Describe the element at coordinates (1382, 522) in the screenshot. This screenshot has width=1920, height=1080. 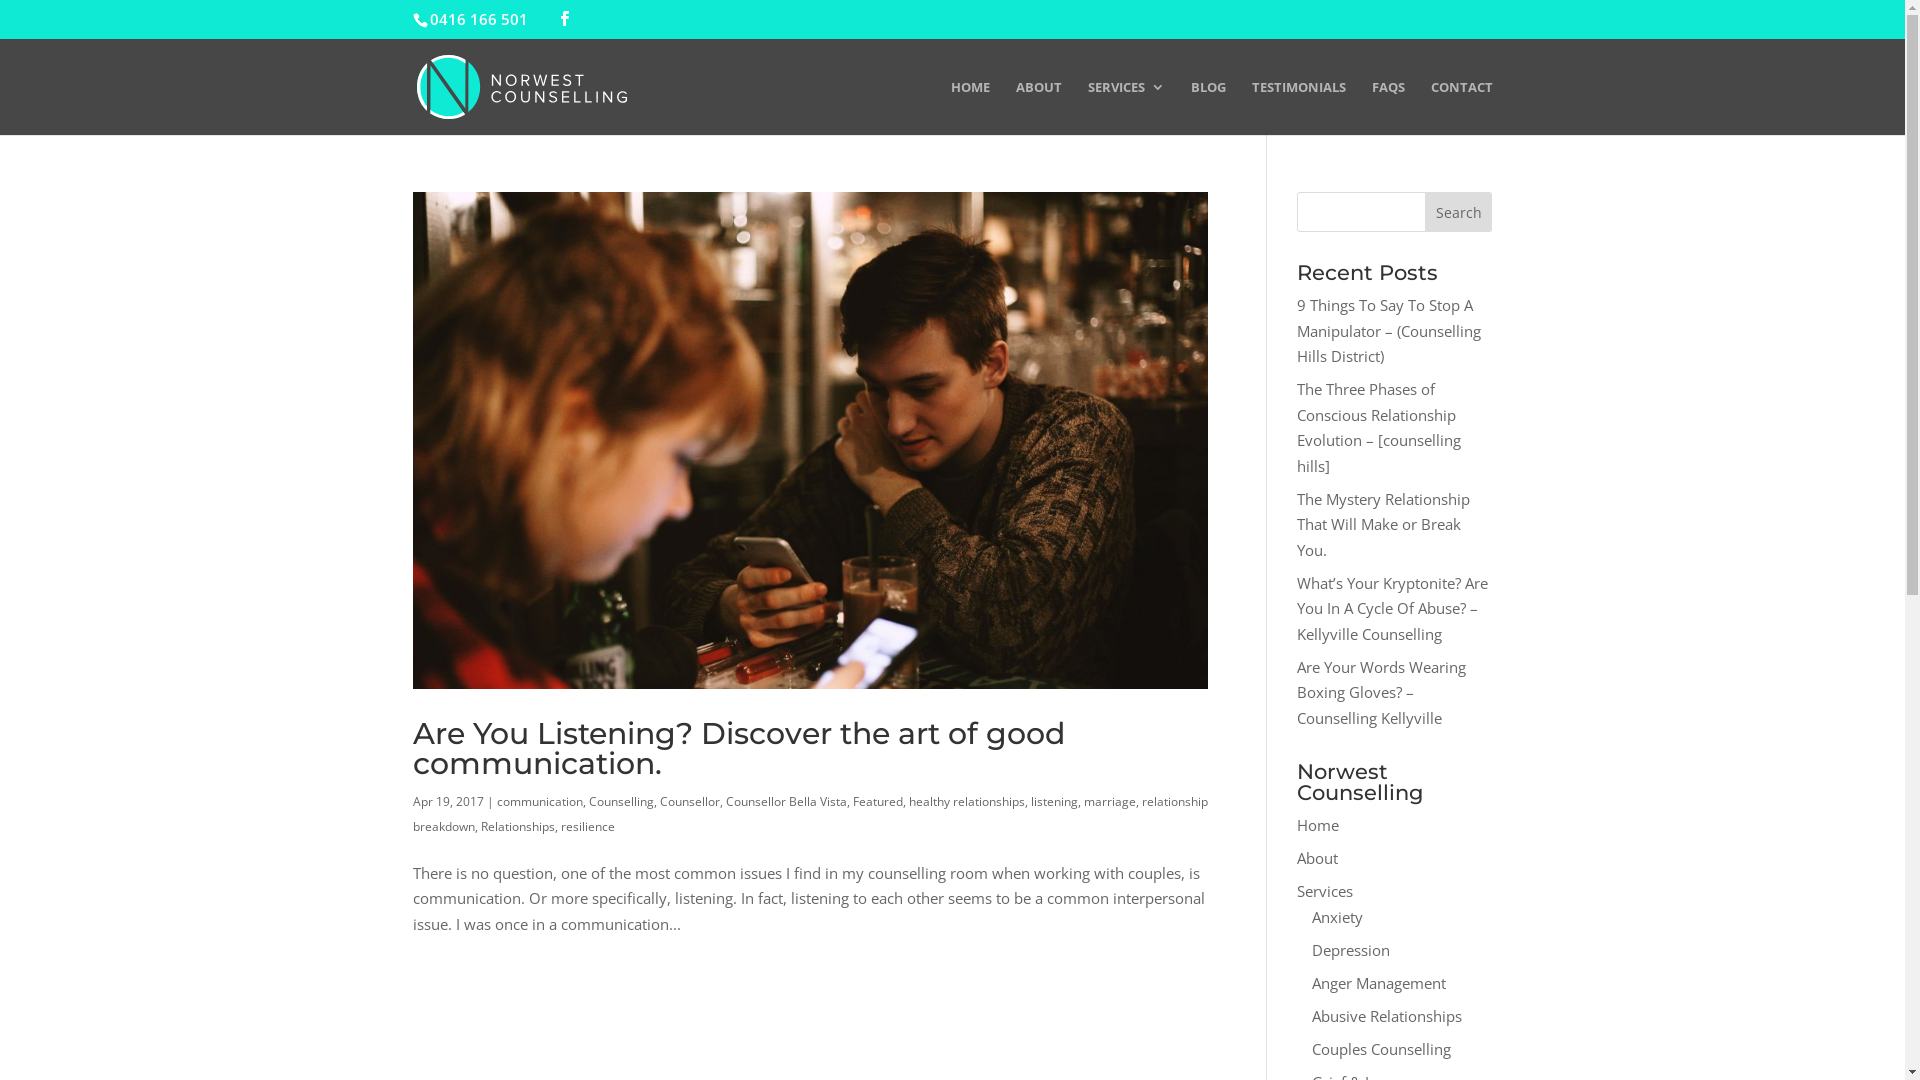
I see `'The Mystery Relationship That Will Make or Break You.'` at that location.